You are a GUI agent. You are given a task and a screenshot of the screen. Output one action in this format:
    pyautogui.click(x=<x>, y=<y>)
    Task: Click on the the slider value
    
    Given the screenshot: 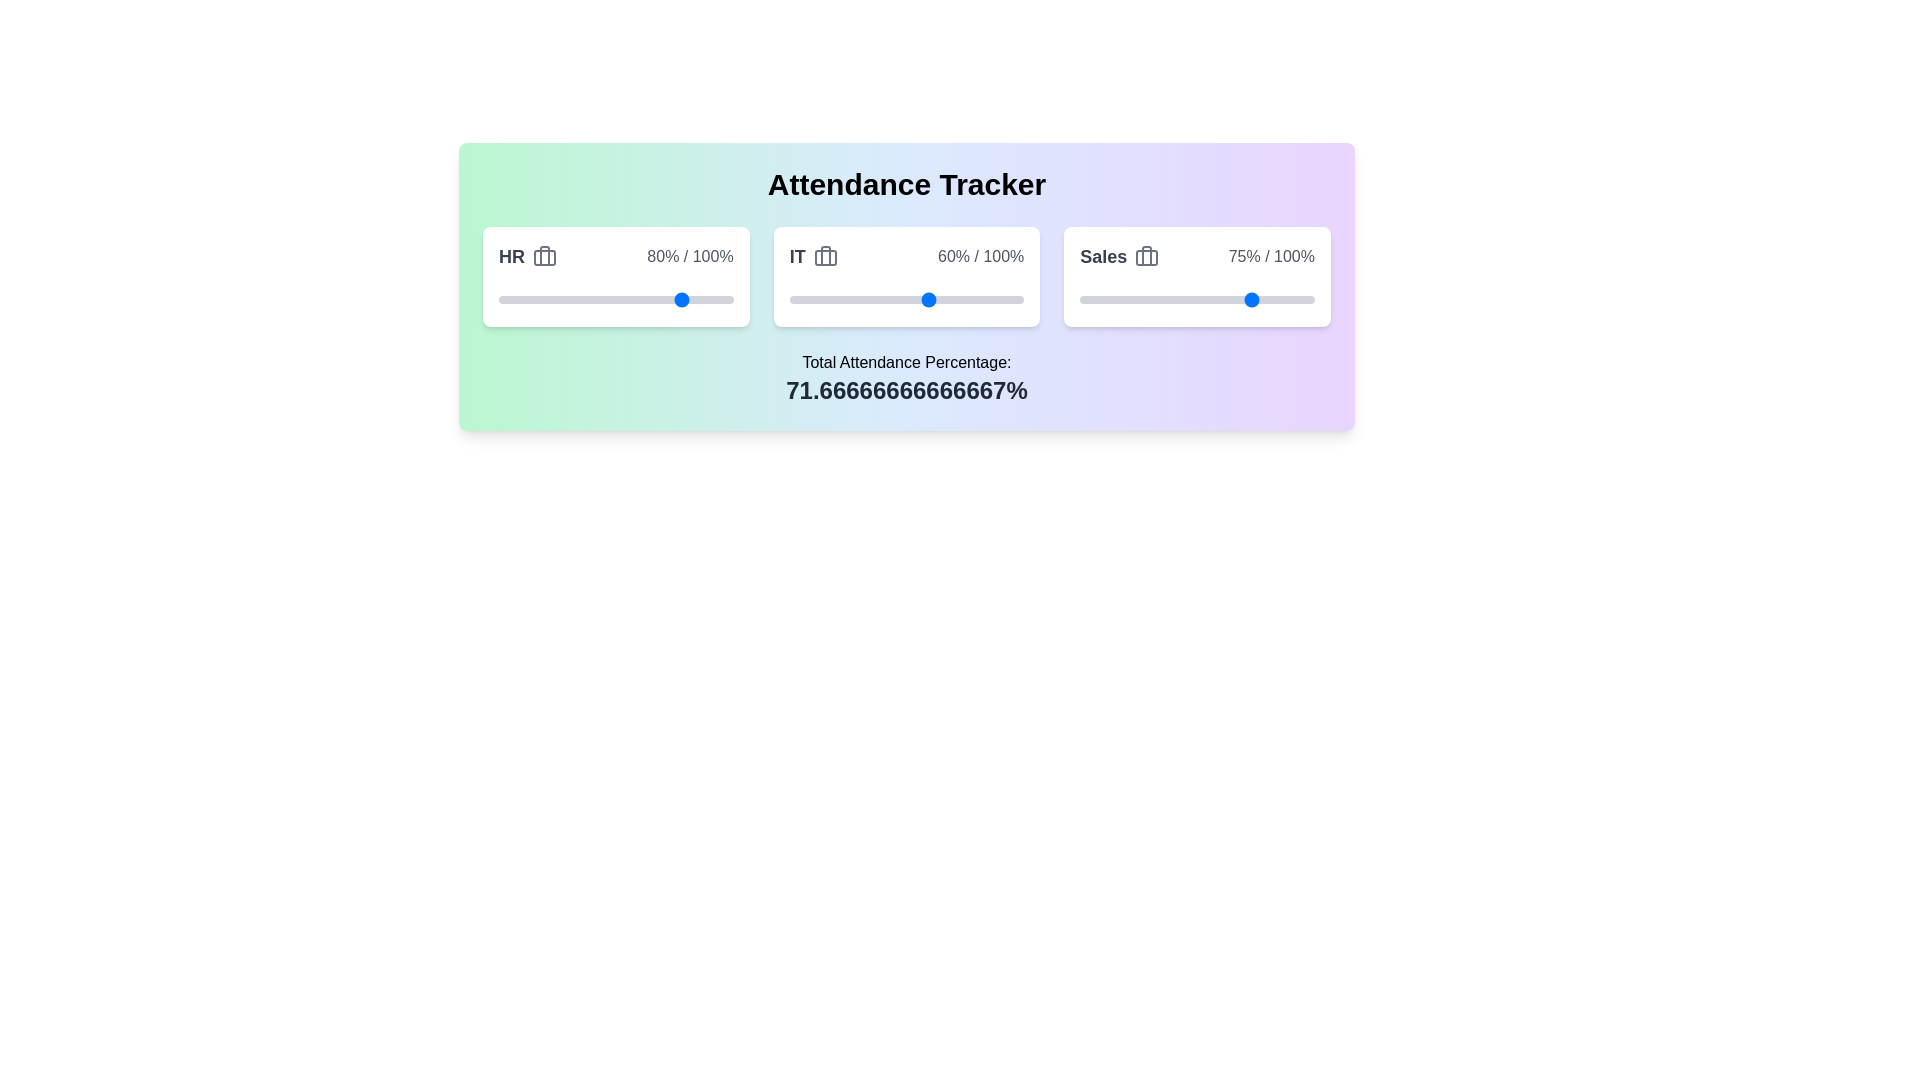 What is the action you would take?
    pyautogui.click(x=798, y=300)
    